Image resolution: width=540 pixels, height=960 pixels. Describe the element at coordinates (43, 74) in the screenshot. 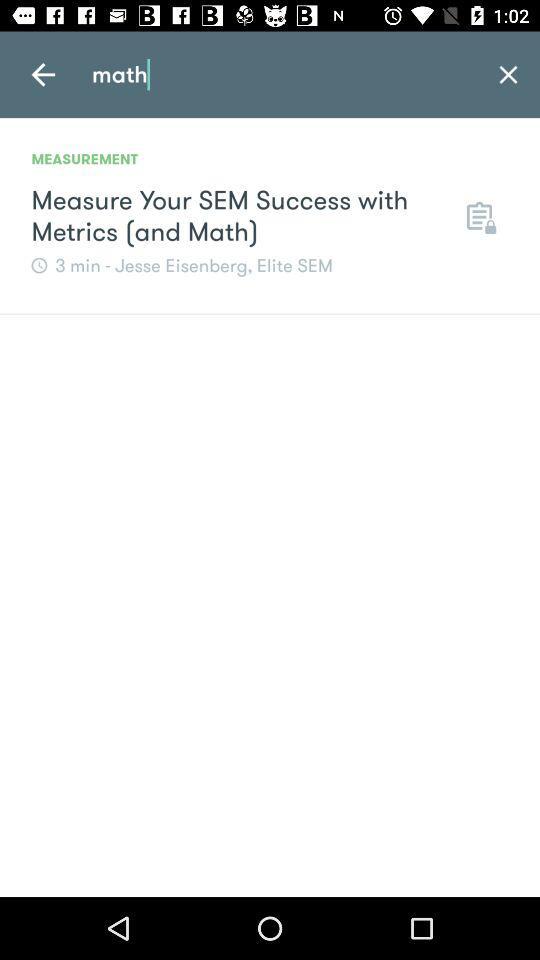

I see `the arrow_backward icon` at that location.